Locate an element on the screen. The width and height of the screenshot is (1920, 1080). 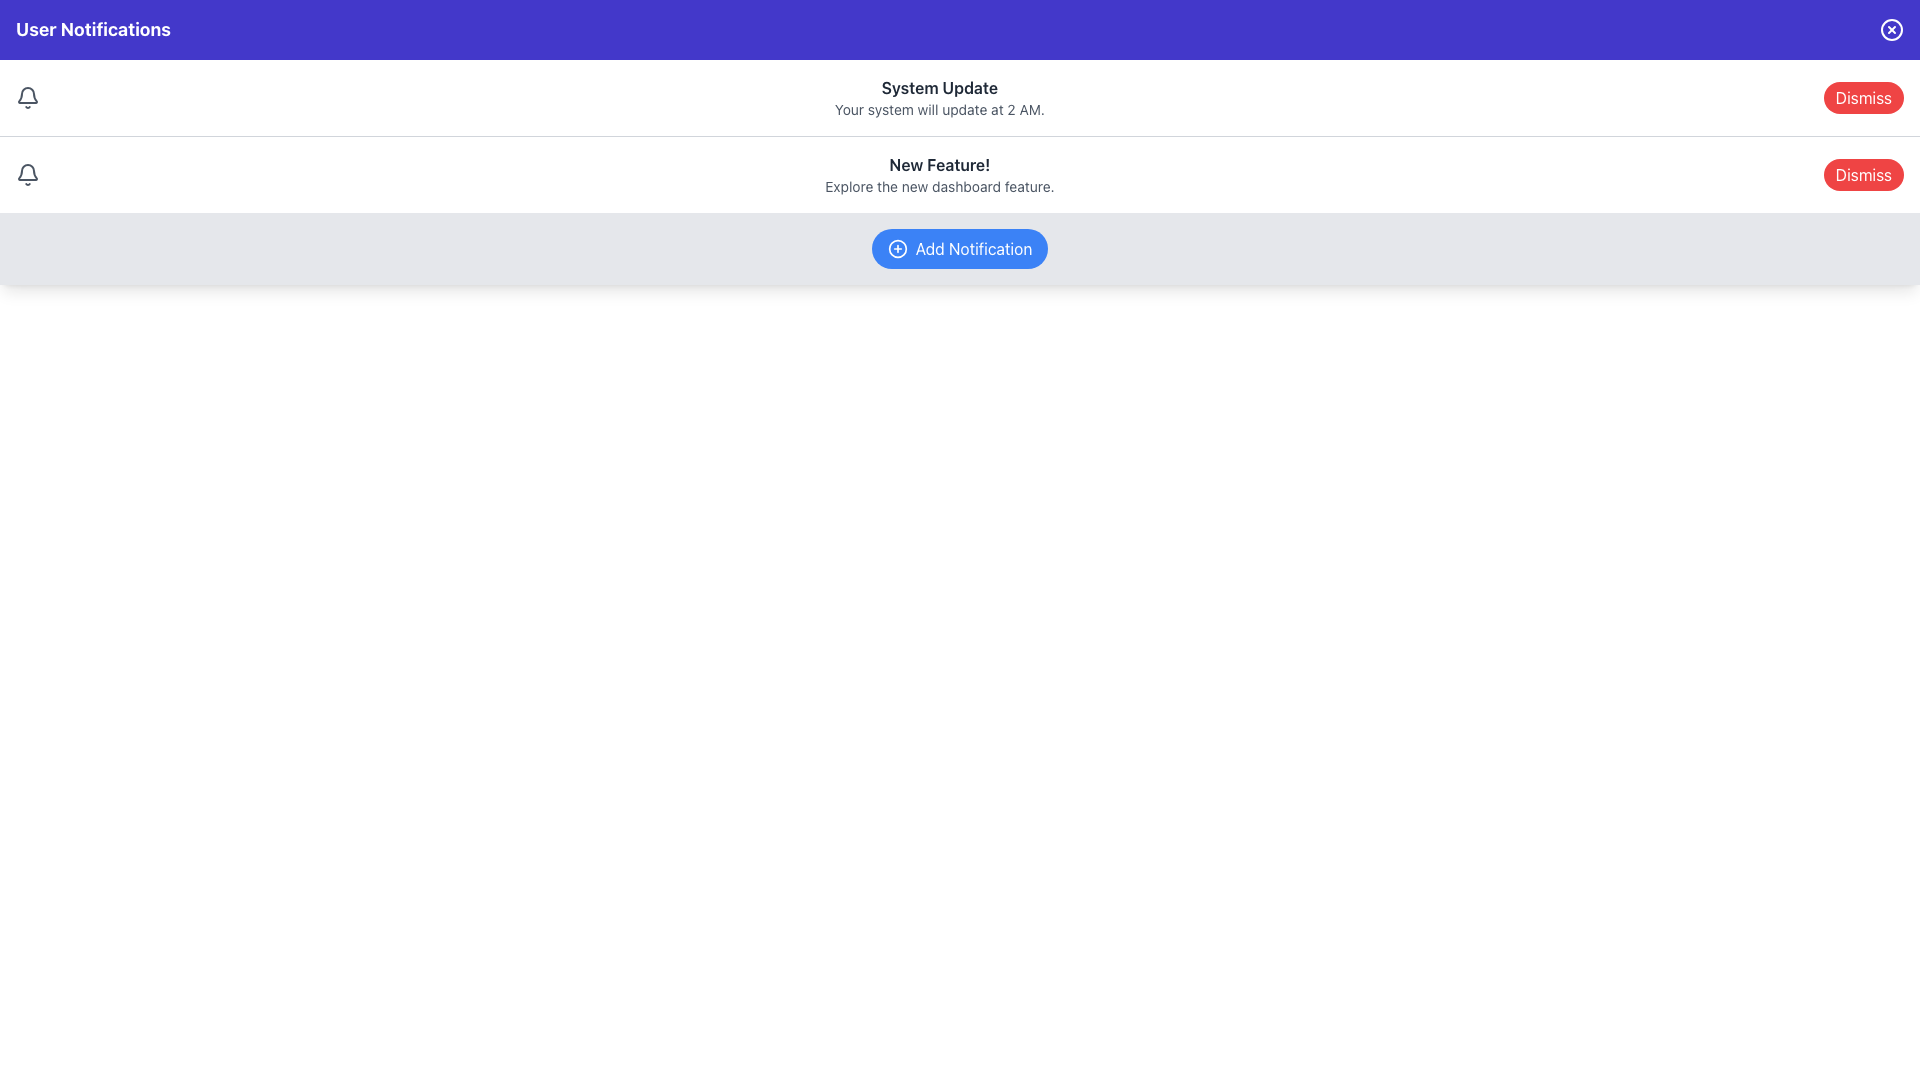
the blue button with rounded edges labeled 'Add Notification' is located at coordinates (960, 248).